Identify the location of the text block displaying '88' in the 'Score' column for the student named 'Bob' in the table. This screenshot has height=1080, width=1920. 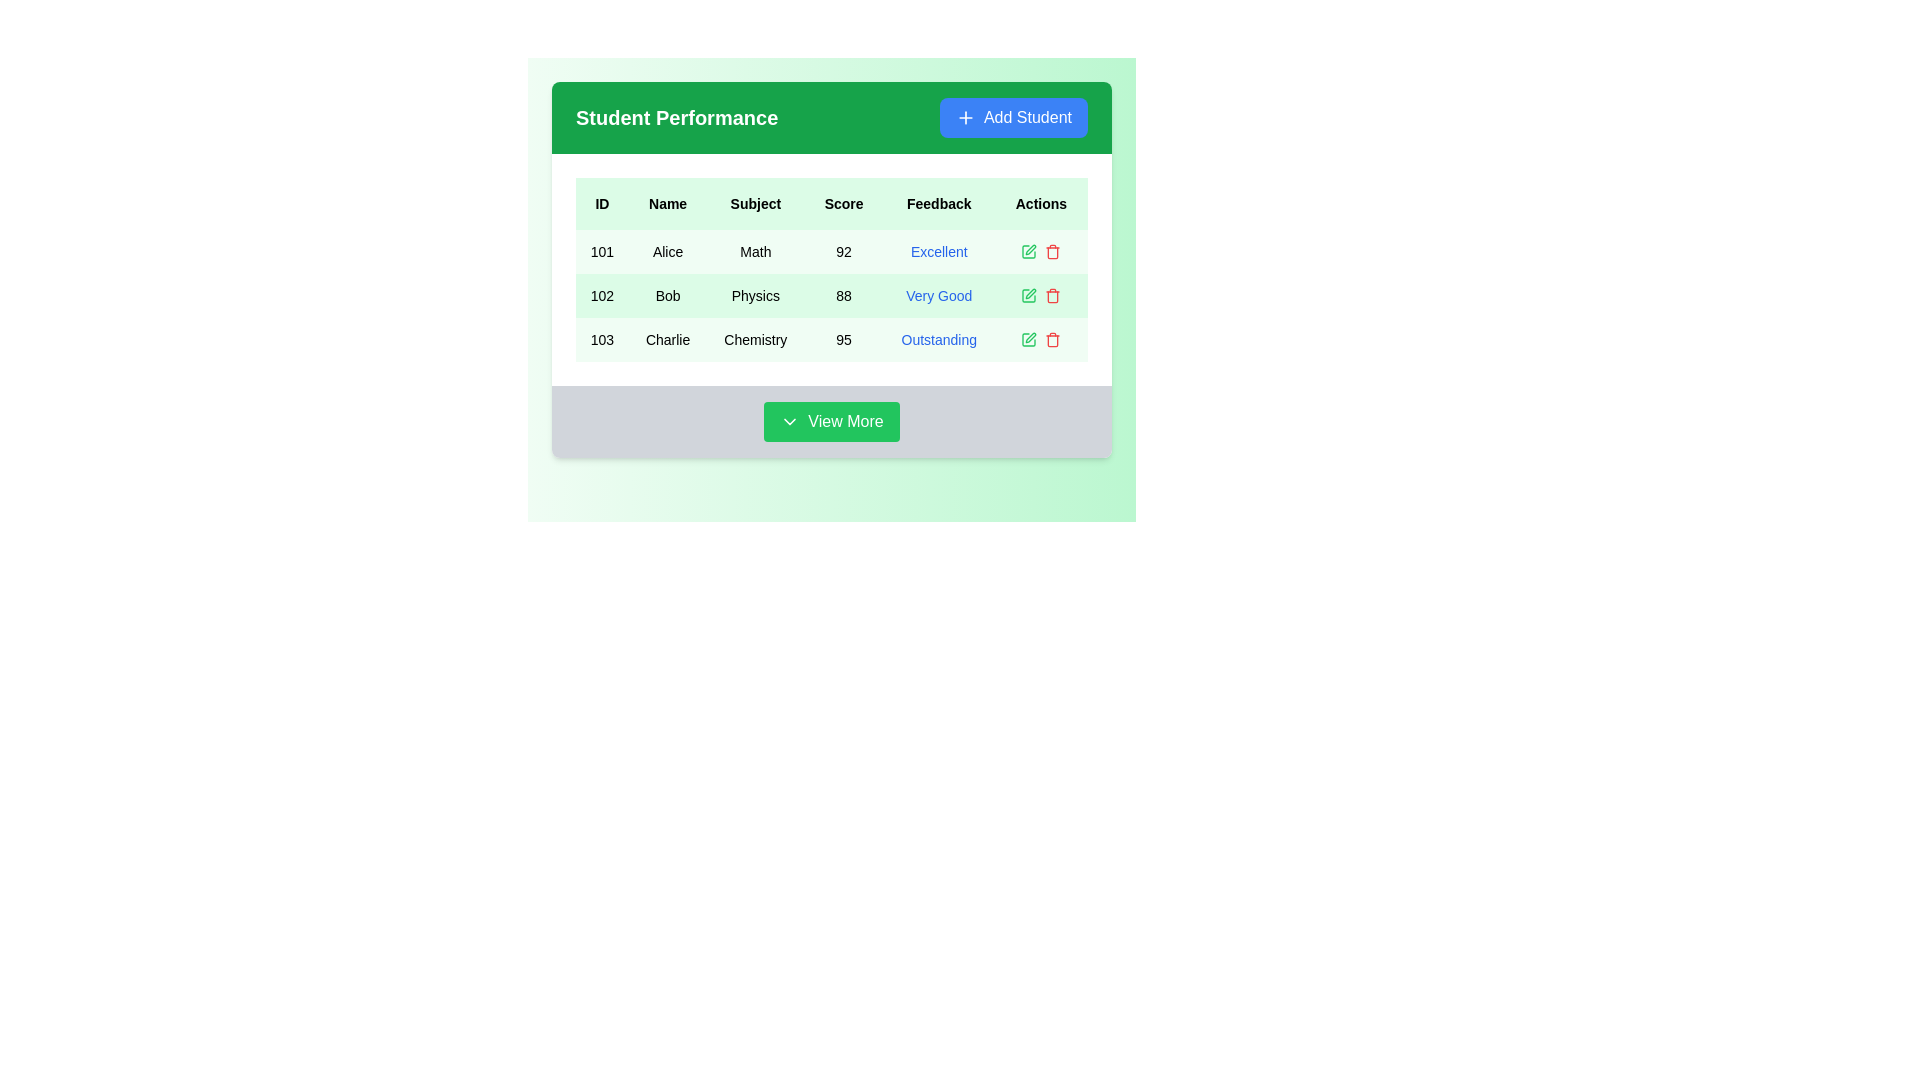
(844, 296).